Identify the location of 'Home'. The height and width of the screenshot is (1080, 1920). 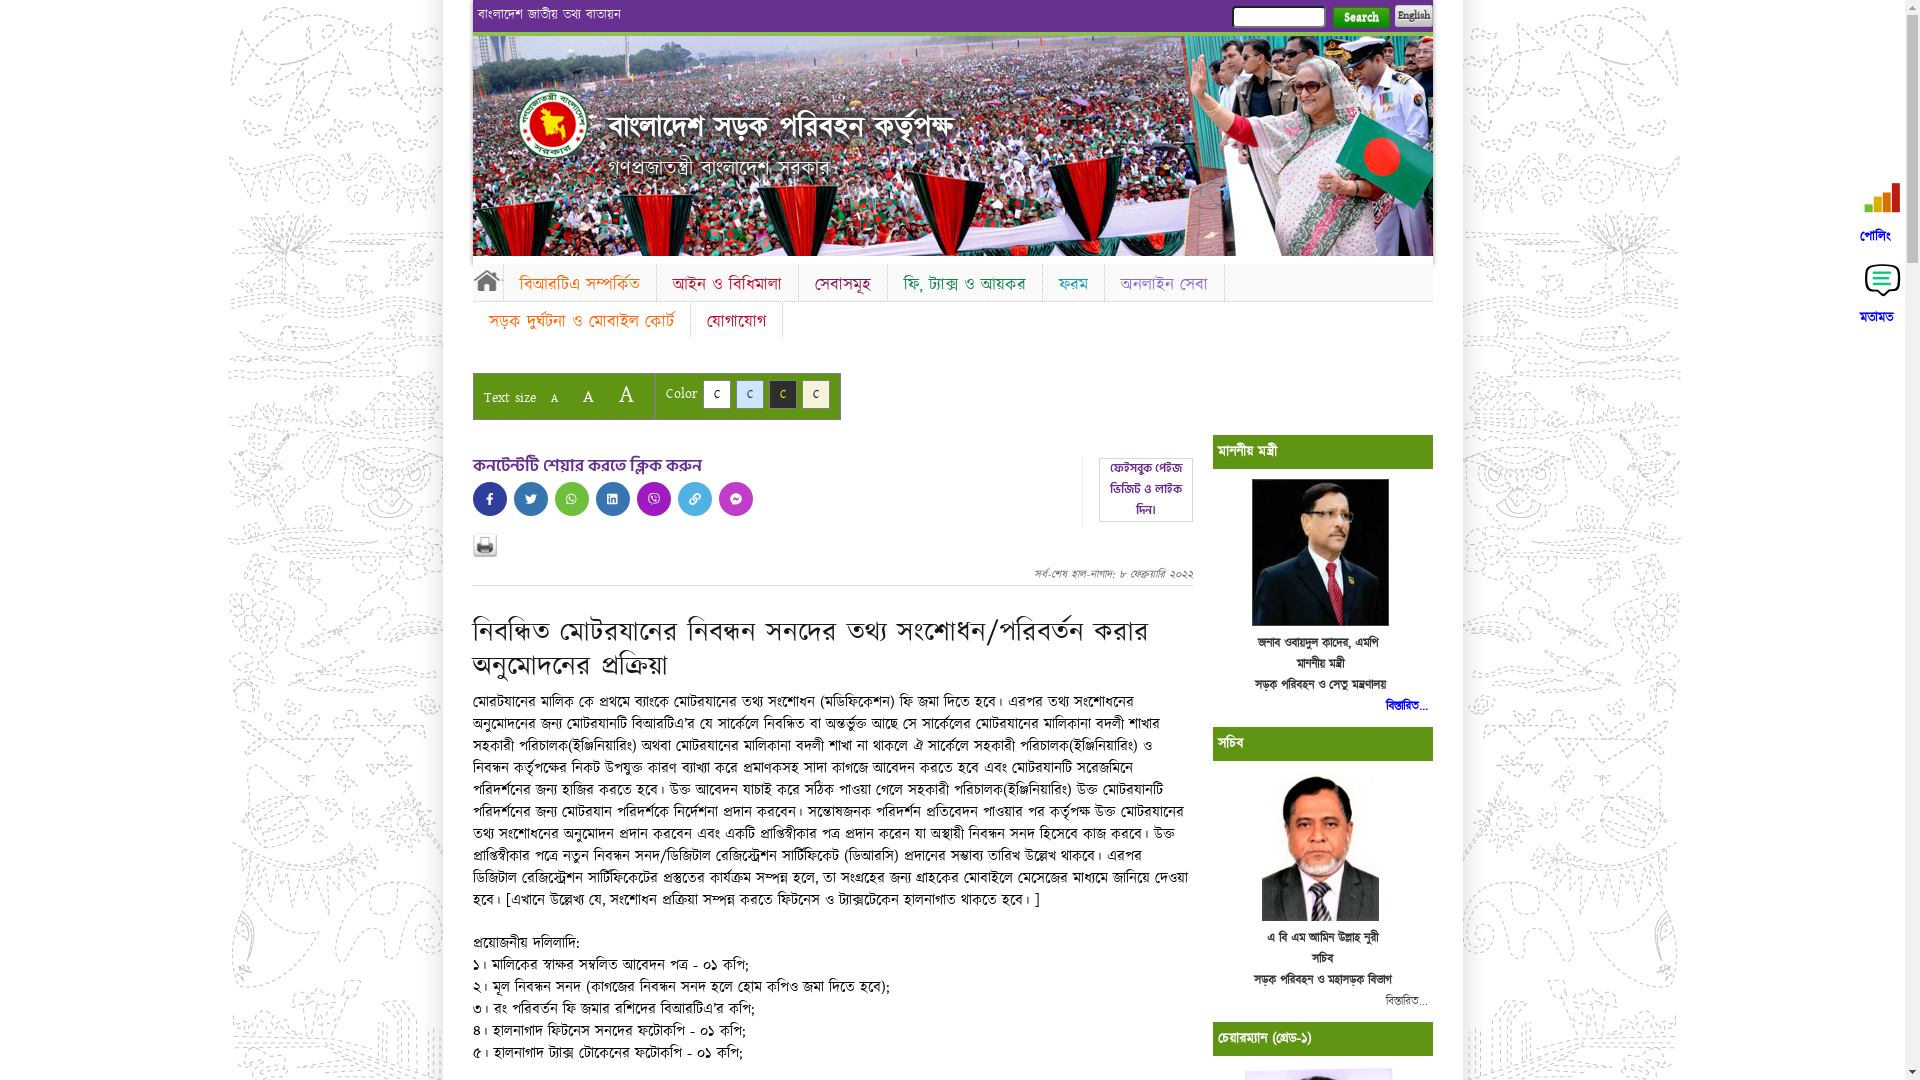
(486, 280).